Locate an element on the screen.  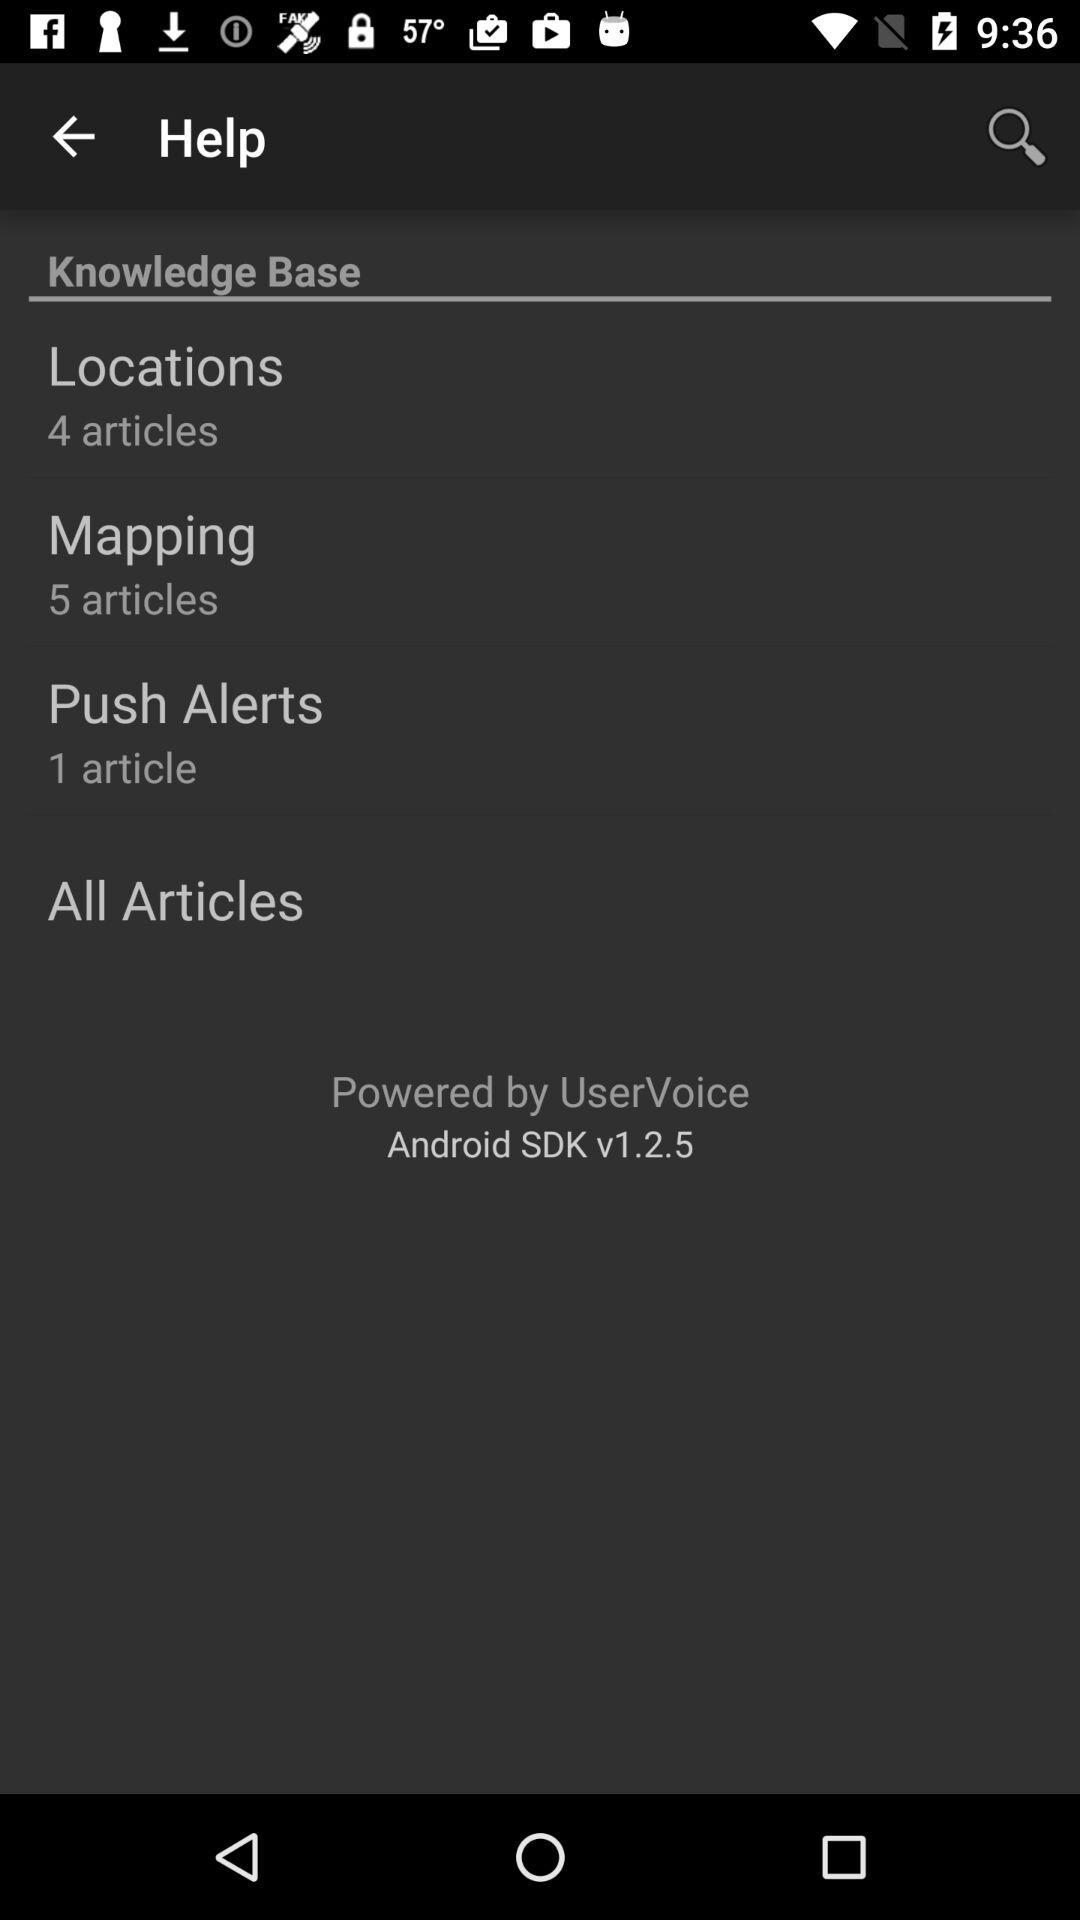
app next to the help icon is located at coordinates (1017, 135).